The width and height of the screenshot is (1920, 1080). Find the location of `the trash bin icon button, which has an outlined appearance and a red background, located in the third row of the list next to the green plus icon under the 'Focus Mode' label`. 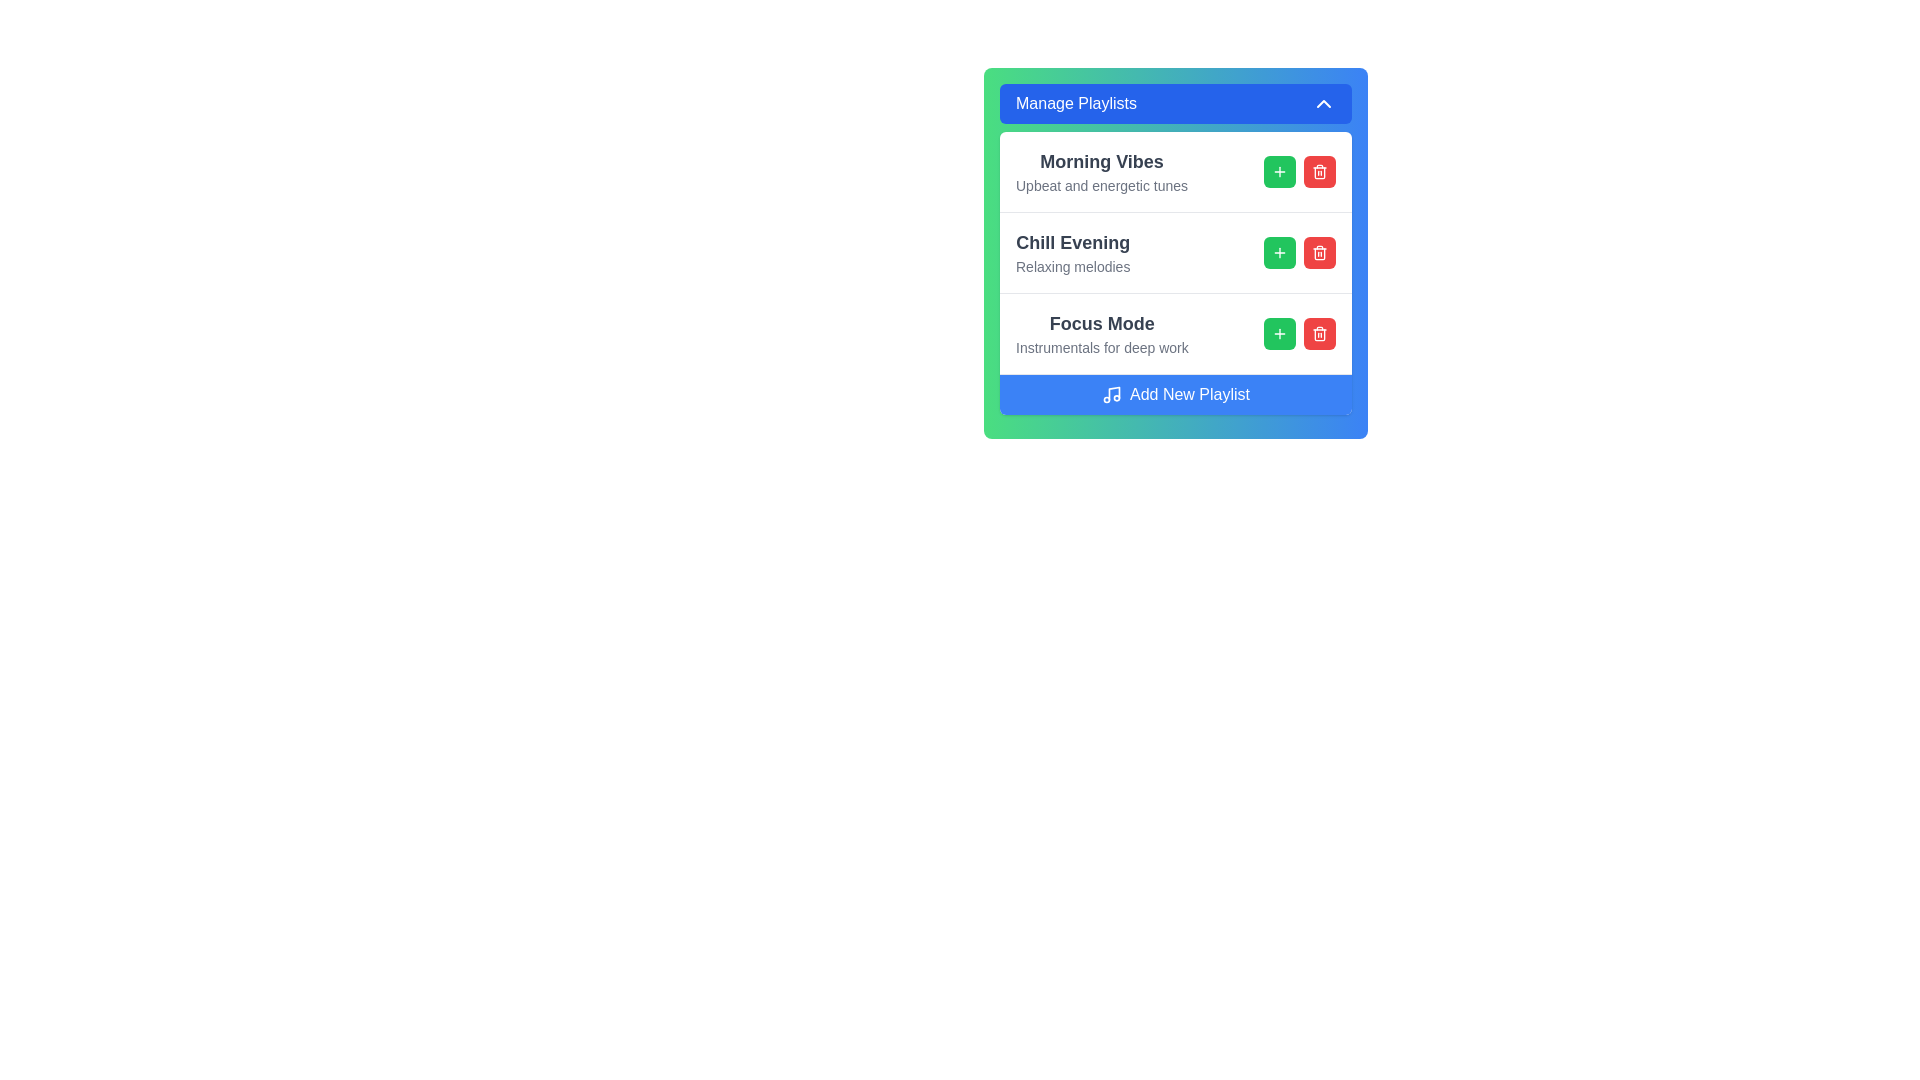

the trash bin icon button, which has an outlined appearance and a red background, located in the third row of the list next to the green plus icon under the 'Focus Mode' label is located at coordinates (1320, 333).